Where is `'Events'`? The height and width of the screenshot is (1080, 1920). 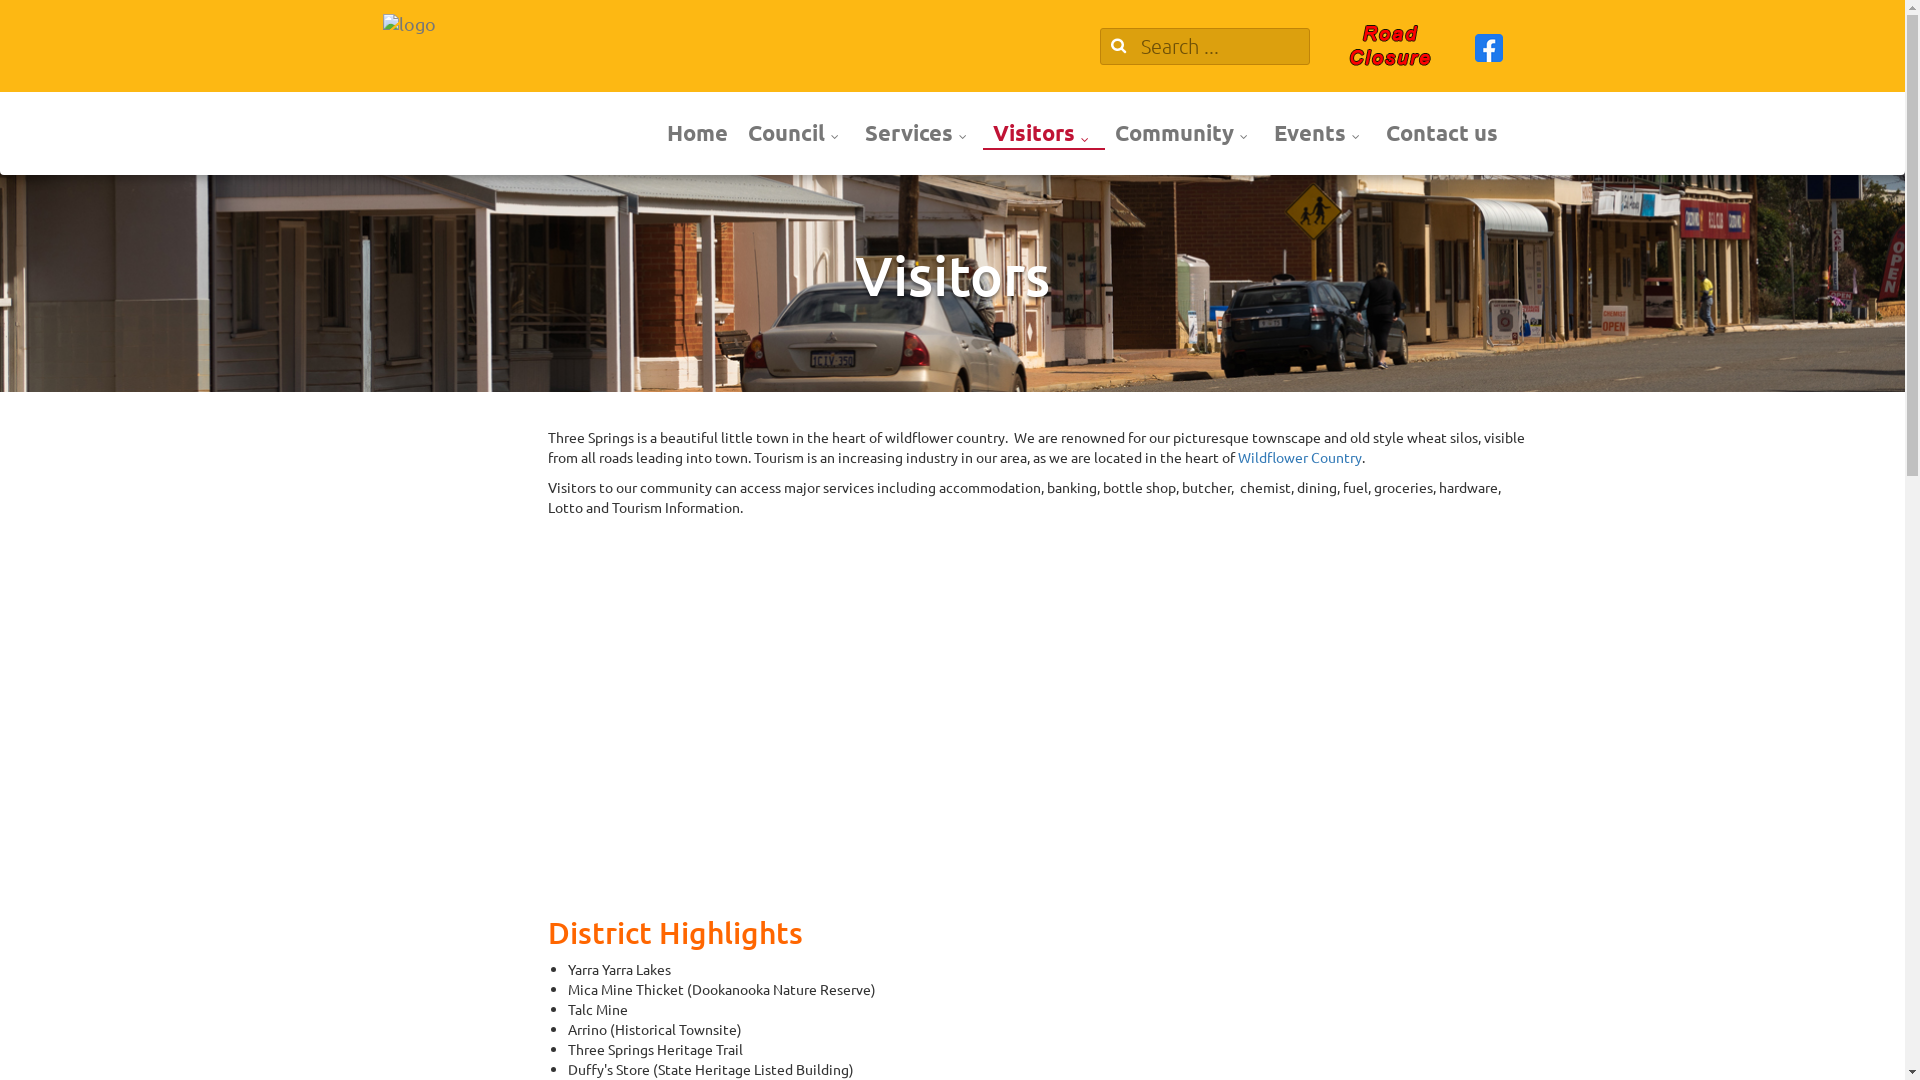
'Events' is located at coordinates (1320, 132).